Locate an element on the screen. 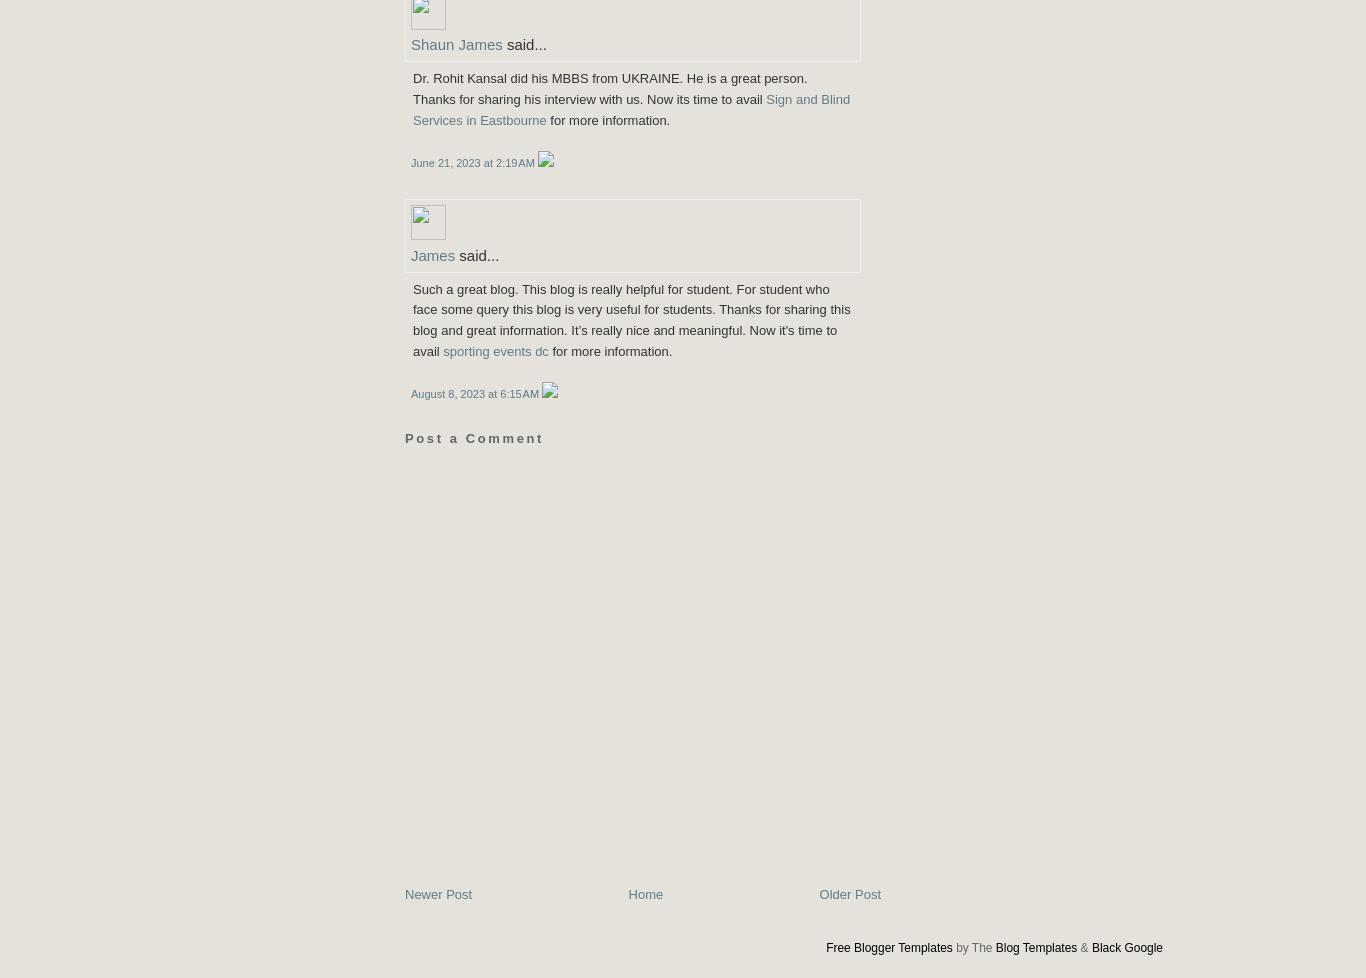 Image resolution: width=1366 pixels, height=978 pixels. 'Free Blogger Templates' is located at coordinates (887, 946).